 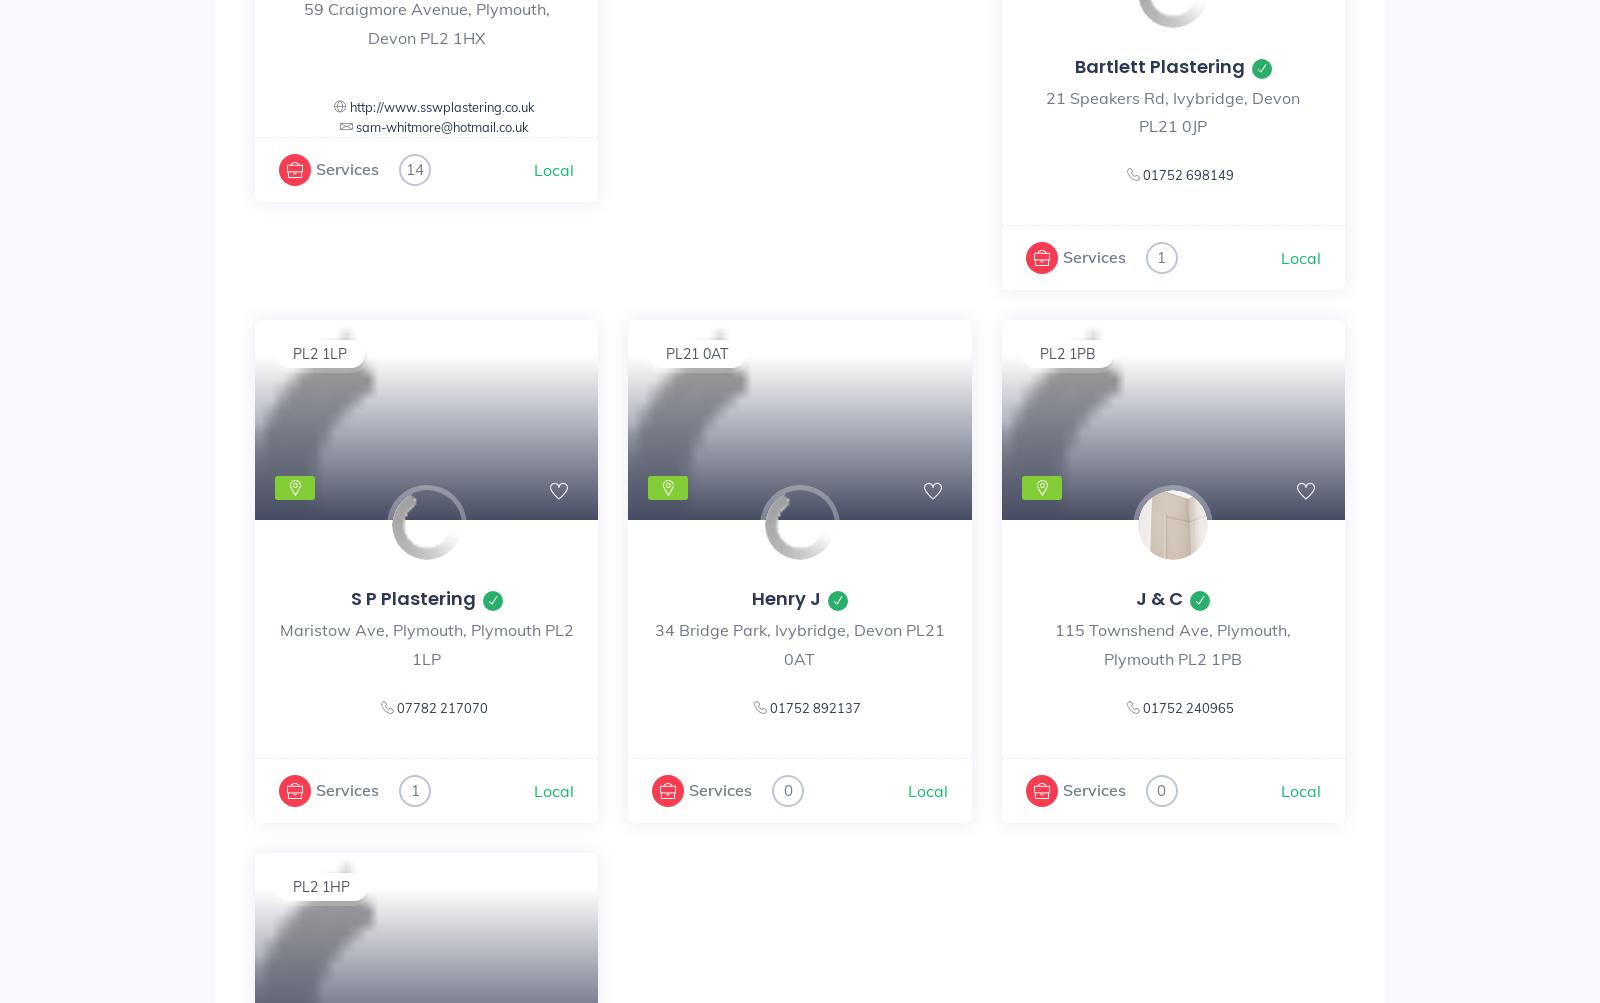 I want to click on '14', so click(x=404, y=167).